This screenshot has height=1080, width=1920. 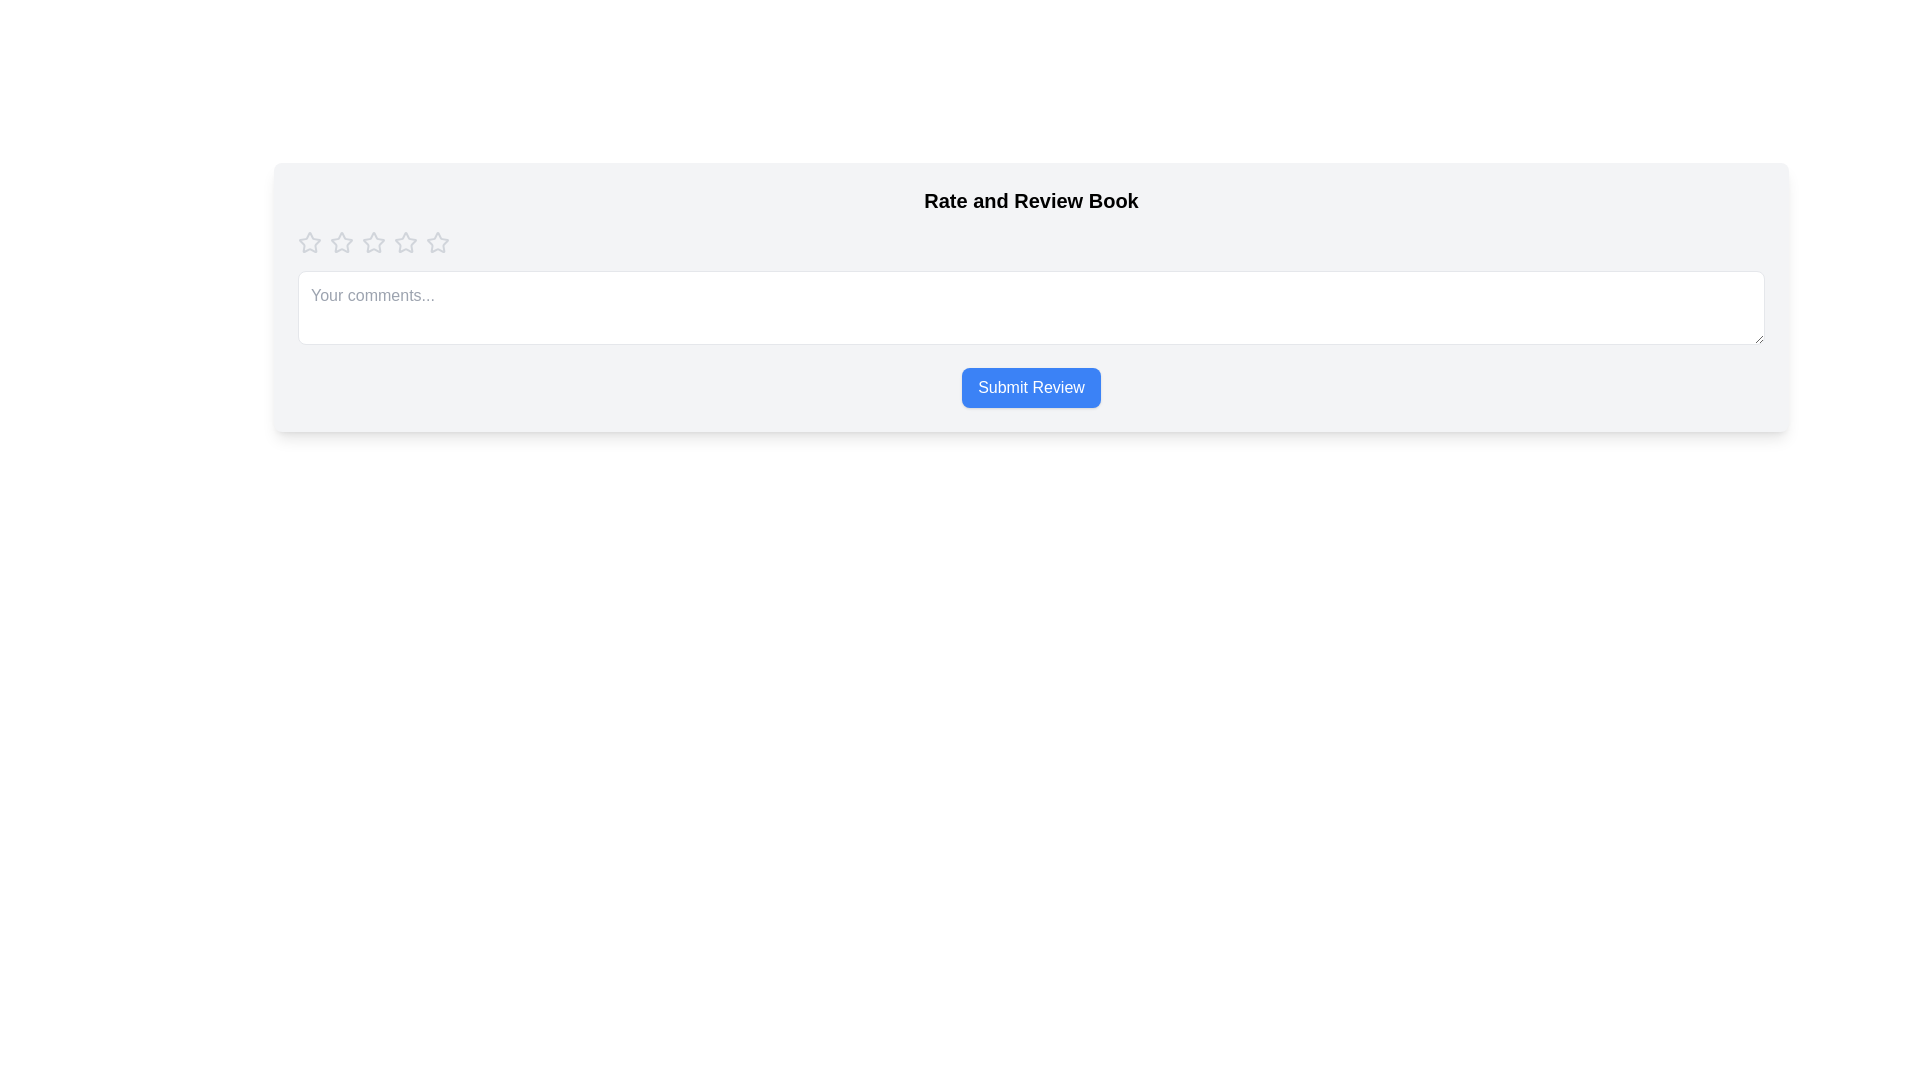 What do you see at coordinates (1031, 388) in the screenshot?
I see `submit button to submit the review` at bounding box center [1031, 388].